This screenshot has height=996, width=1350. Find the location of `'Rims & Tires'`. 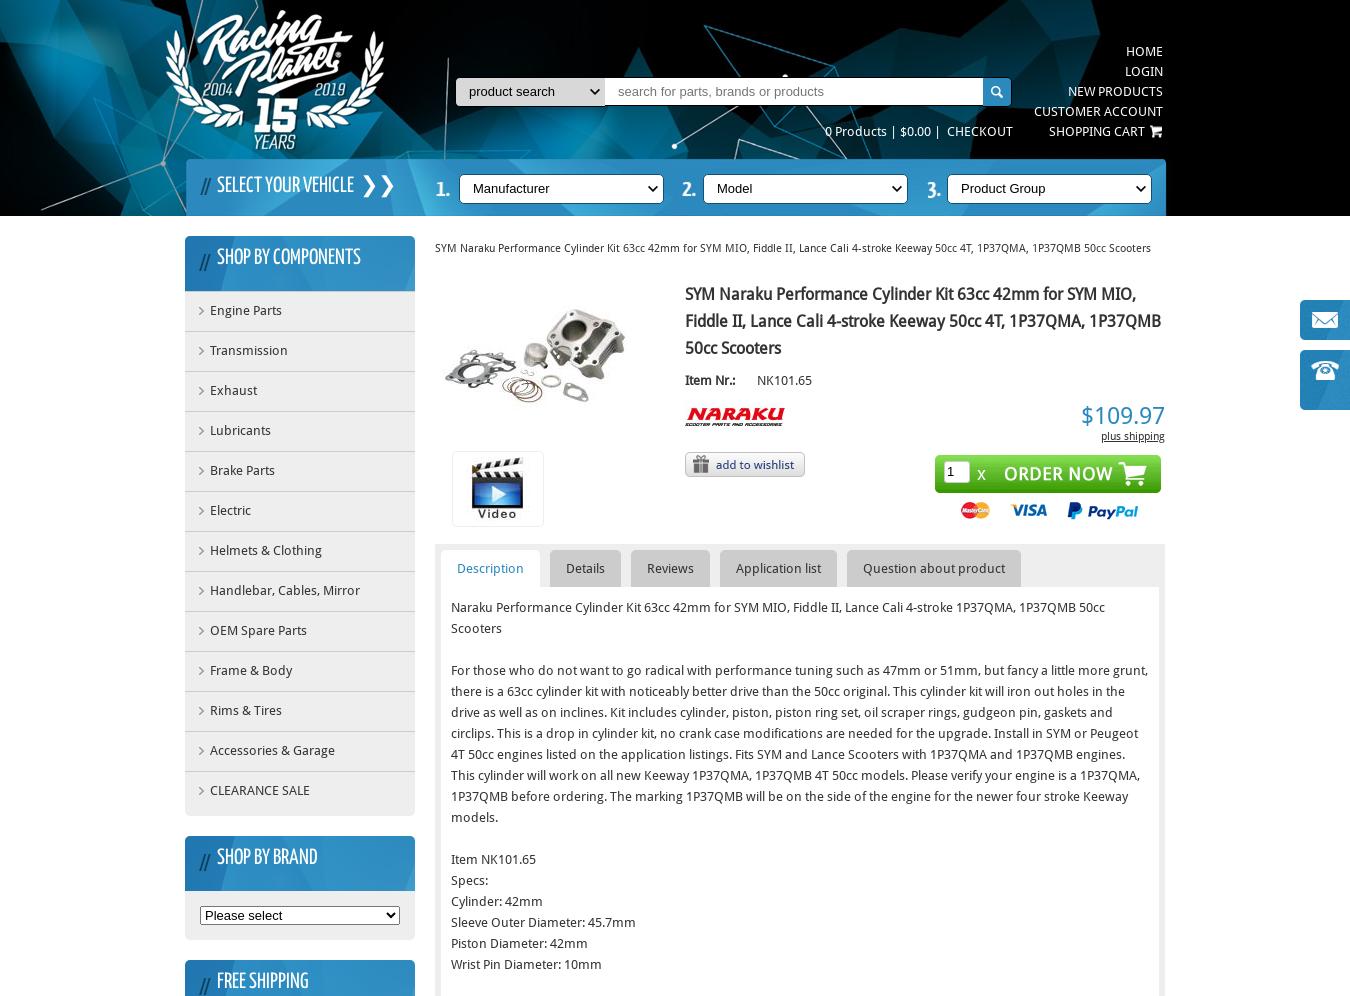

'Rims & Tires' is located at coordinates (244, 709).